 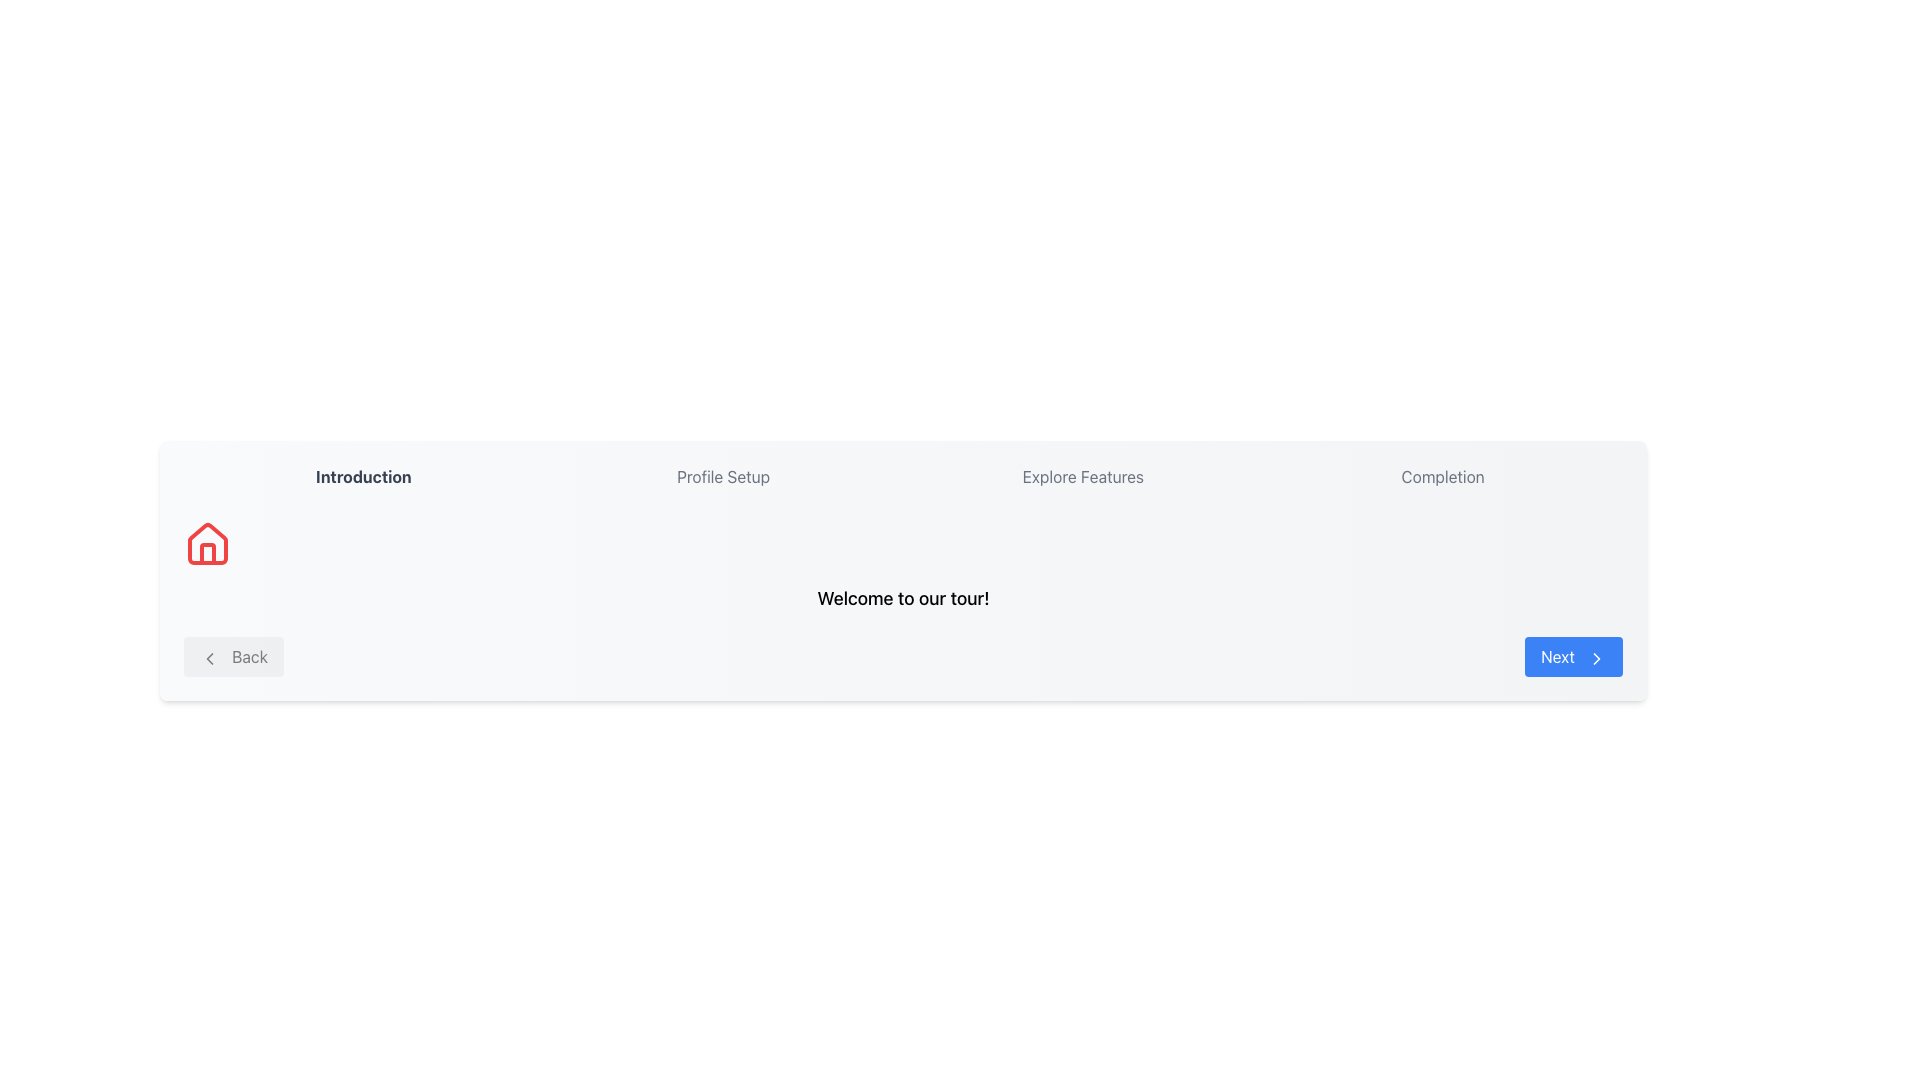 What do you see at coordinates (1596, 658) in the screenshot?
I see `the decorative icon (arrow within a chevron icon) that indicates forward movement, located adjacent to the blue 'Next' button` at bounding box center [1596, 658].